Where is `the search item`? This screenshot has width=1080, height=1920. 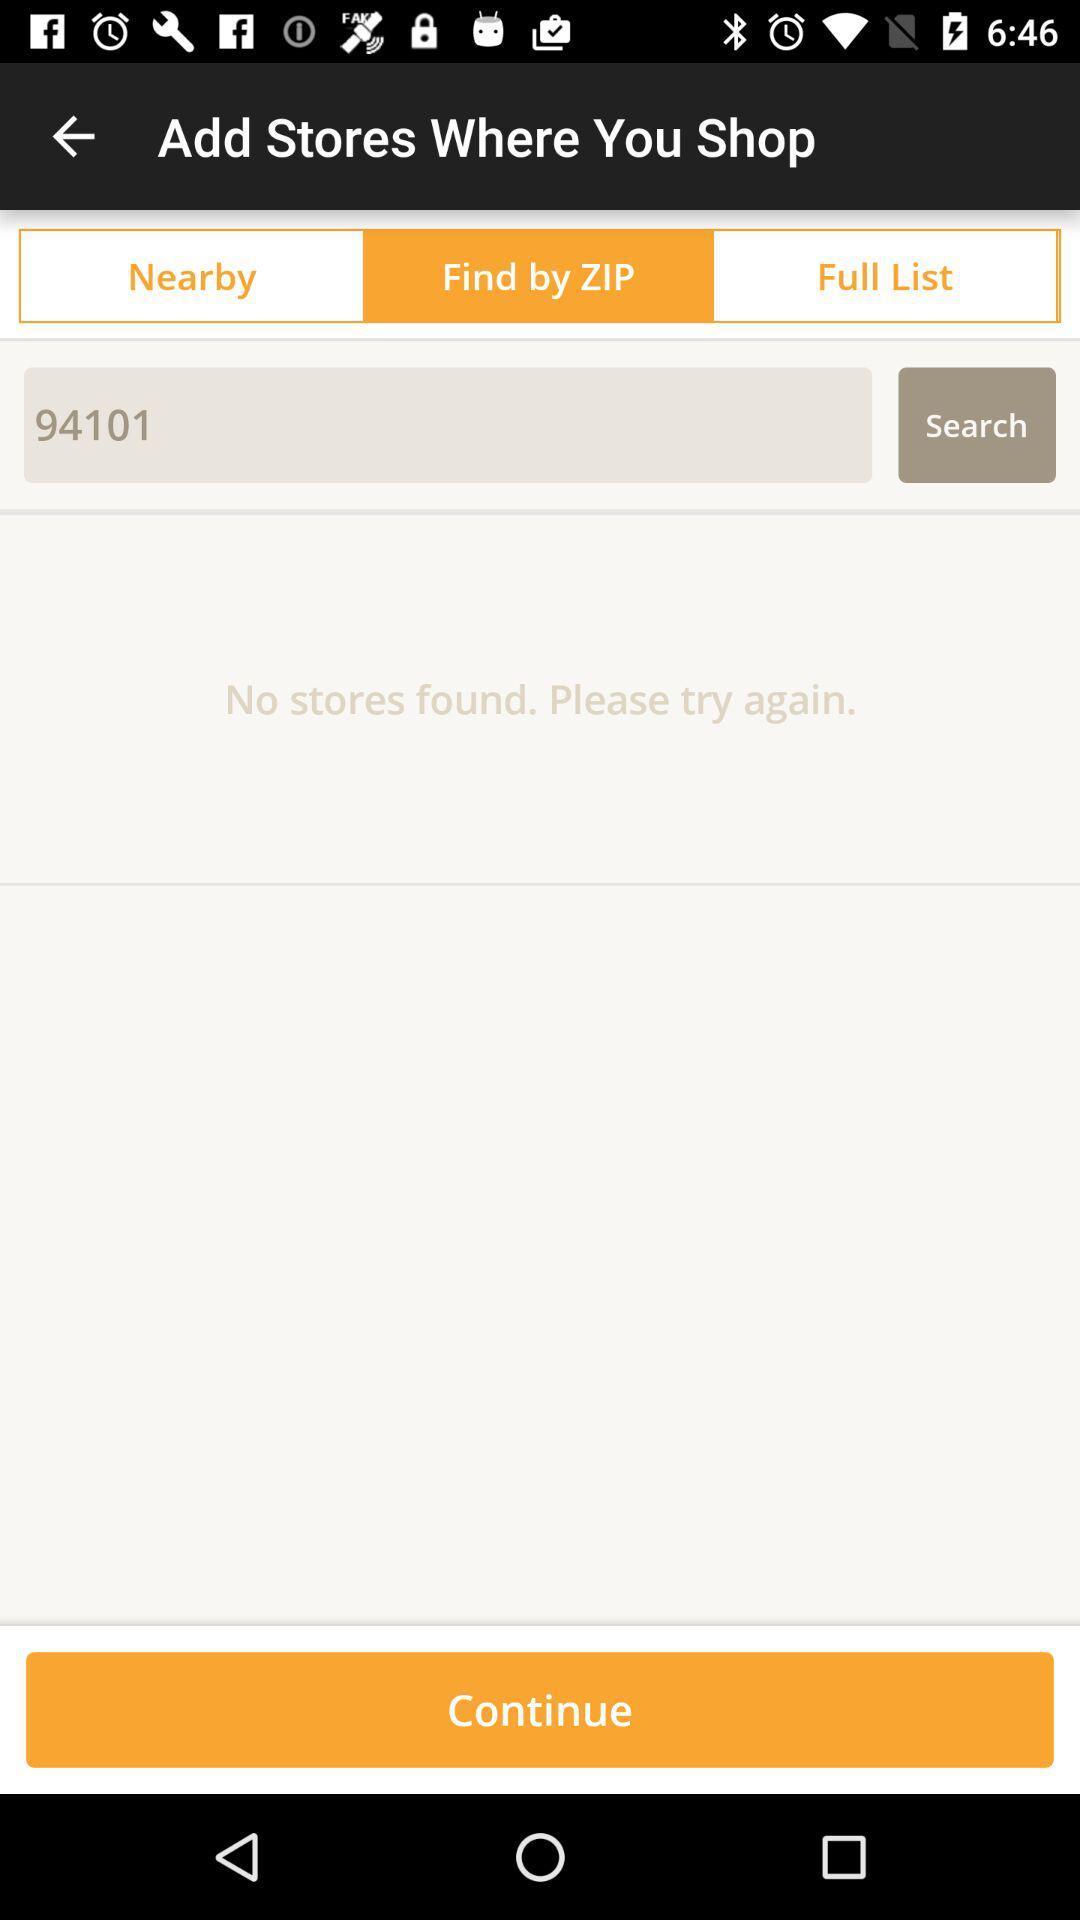 the search item is located at coordinates (975, 423).